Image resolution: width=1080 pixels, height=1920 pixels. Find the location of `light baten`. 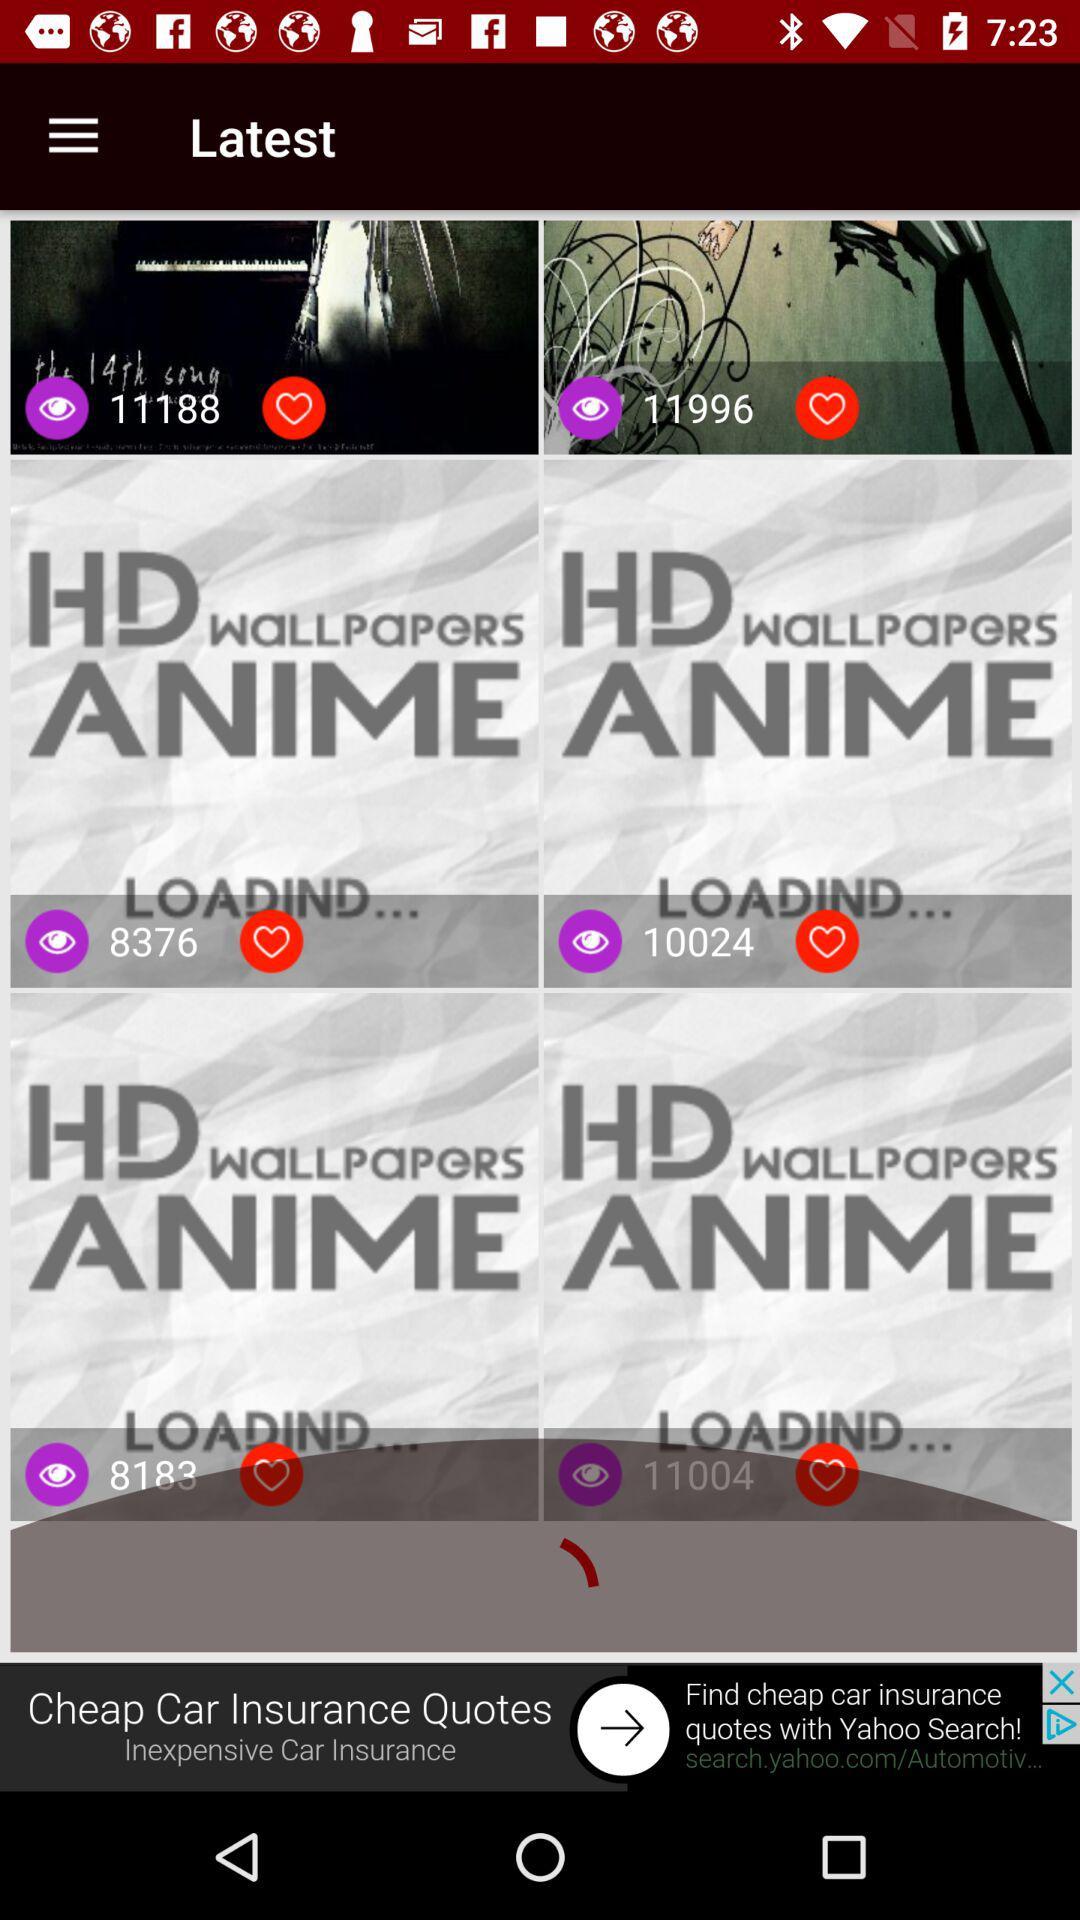

light baten is located at coordinates (827, 940).